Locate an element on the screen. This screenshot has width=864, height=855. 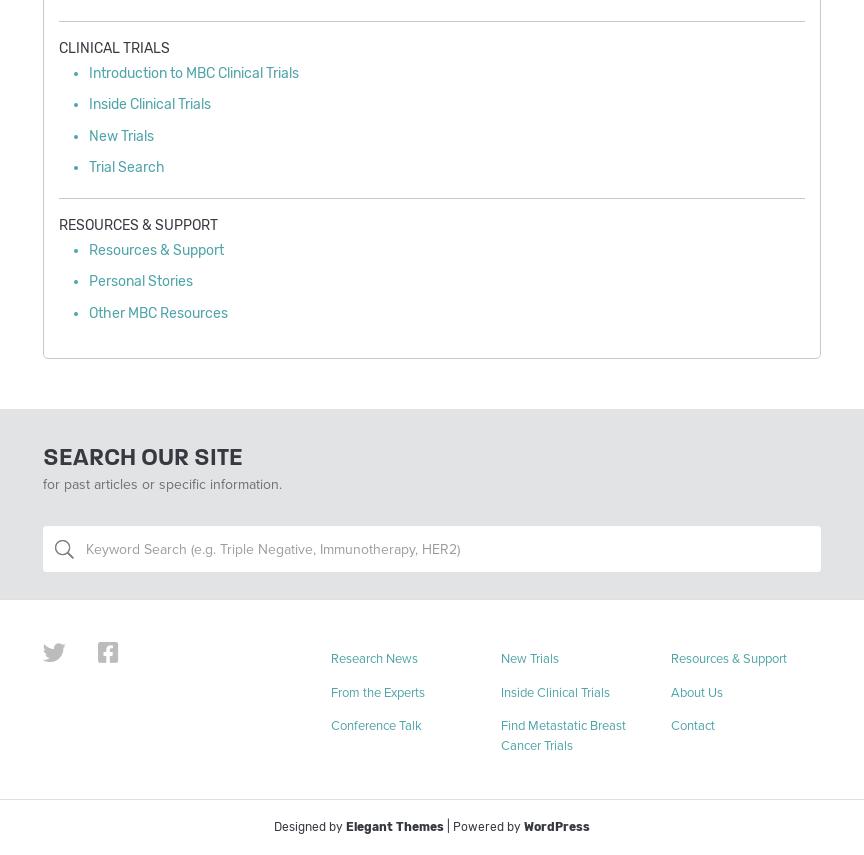
'Contact' is located at coordinates (691, 725).